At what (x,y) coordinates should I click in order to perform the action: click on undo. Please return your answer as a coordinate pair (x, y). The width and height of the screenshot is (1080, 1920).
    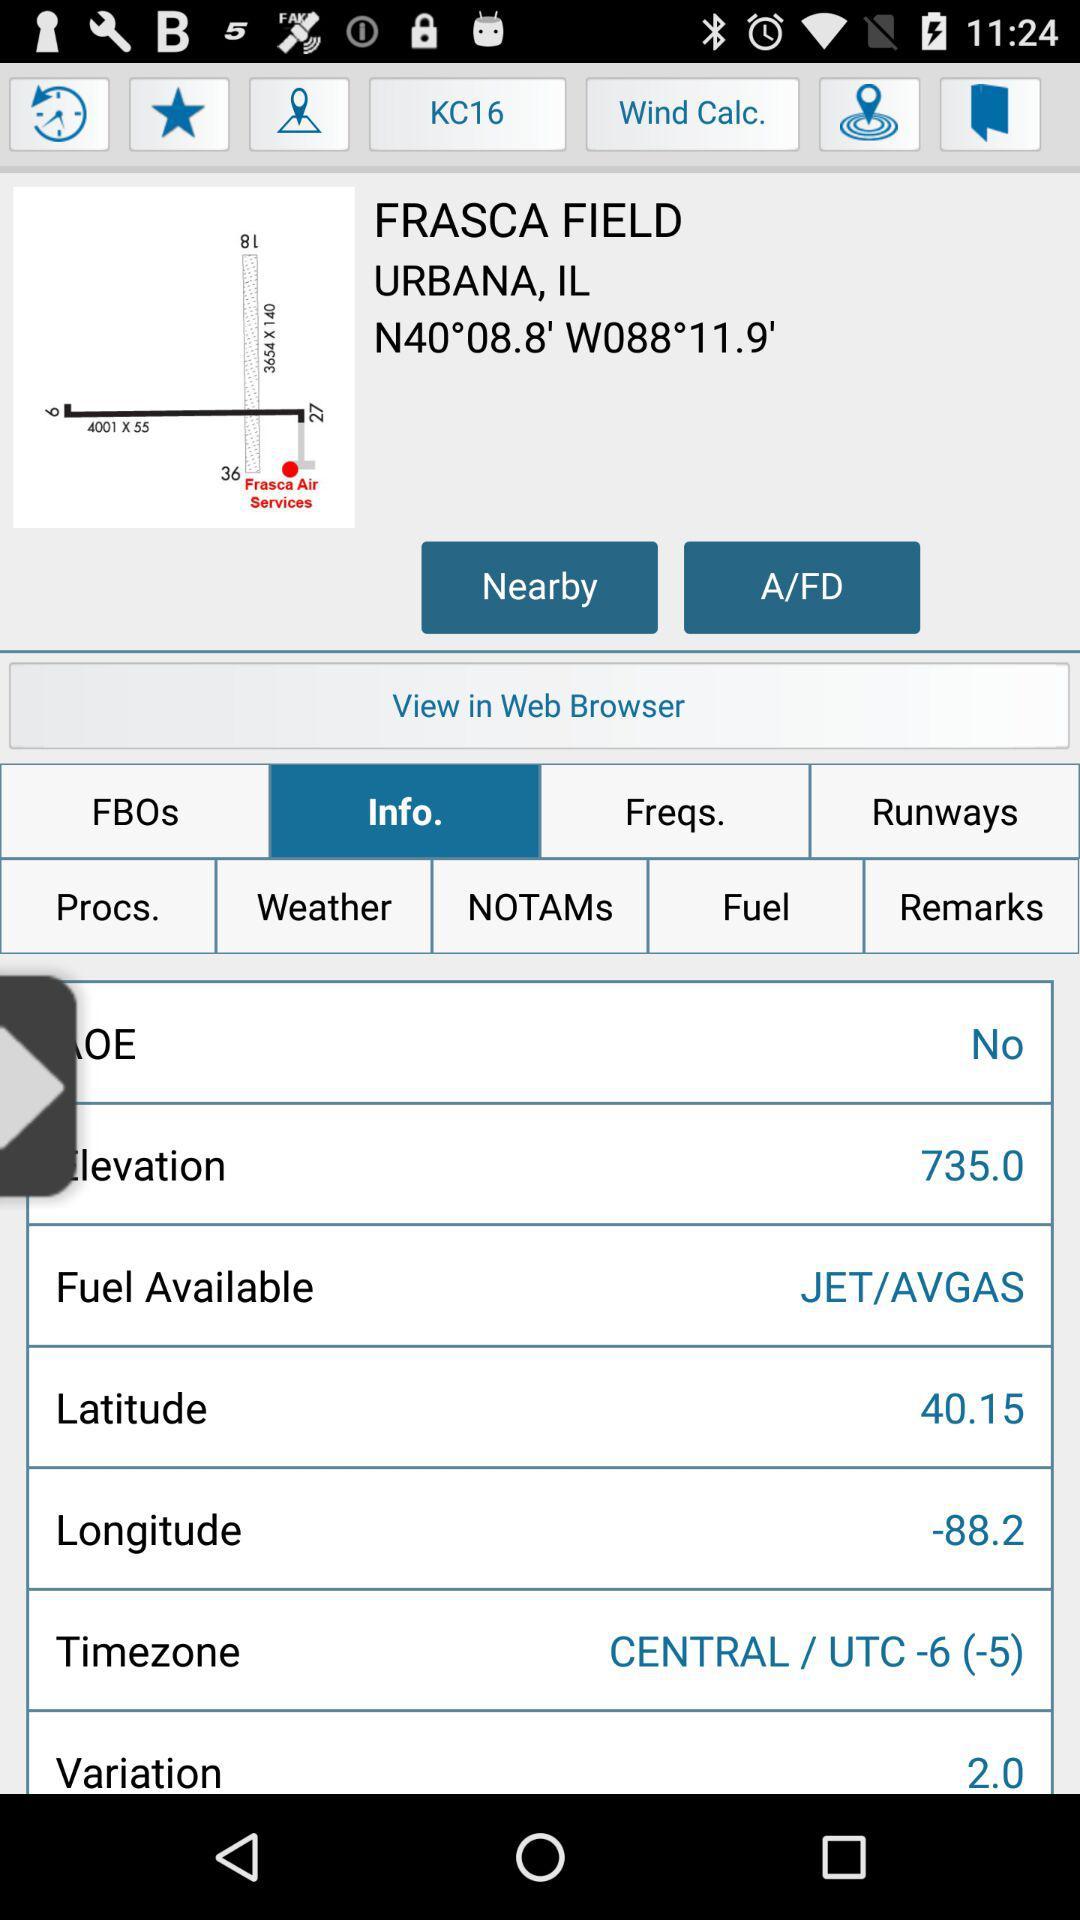
    Looking at the image, I should click on (59, 118).